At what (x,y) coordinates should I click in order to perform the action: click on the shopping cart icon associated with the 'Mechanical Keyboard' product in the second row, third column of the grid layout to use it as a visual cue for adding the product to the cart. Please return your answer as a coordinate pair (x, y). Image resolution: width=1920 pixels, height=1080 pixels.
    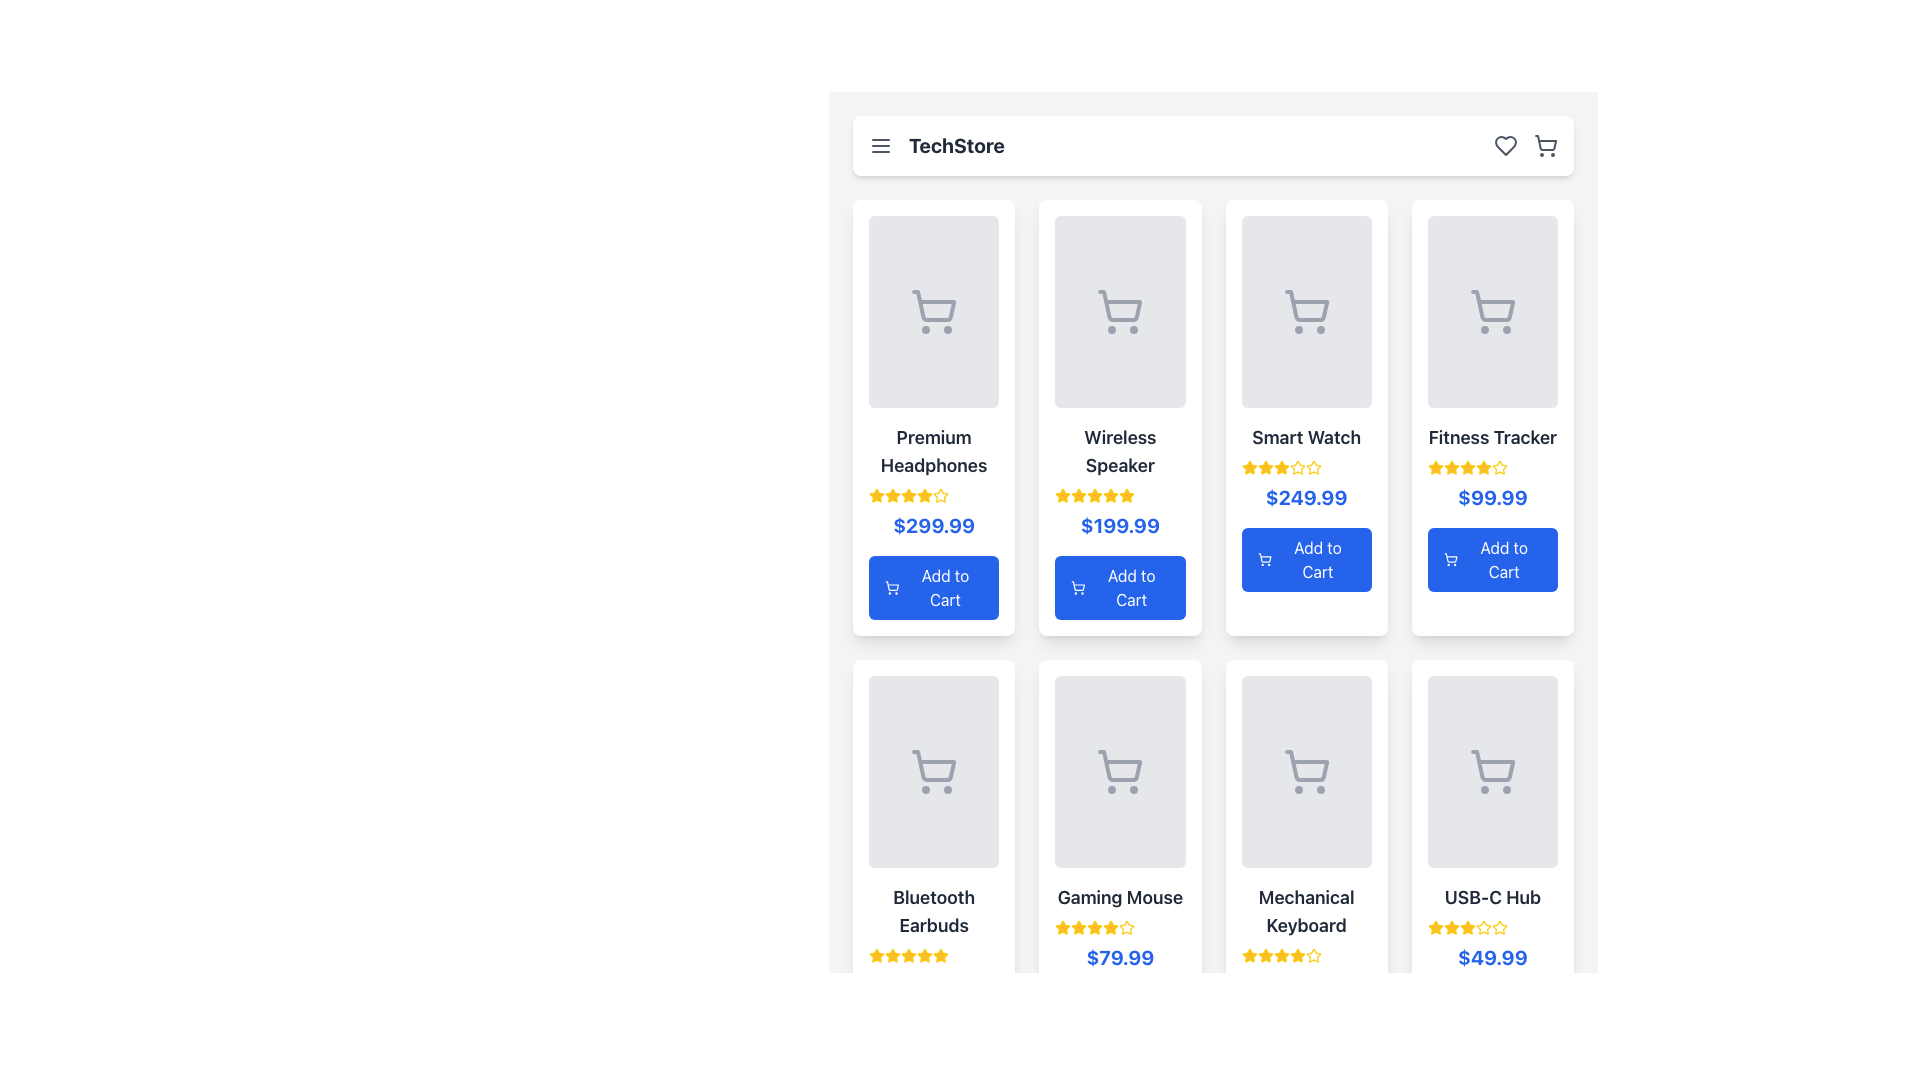
    Looking at the image, I should click on (1306, 770).